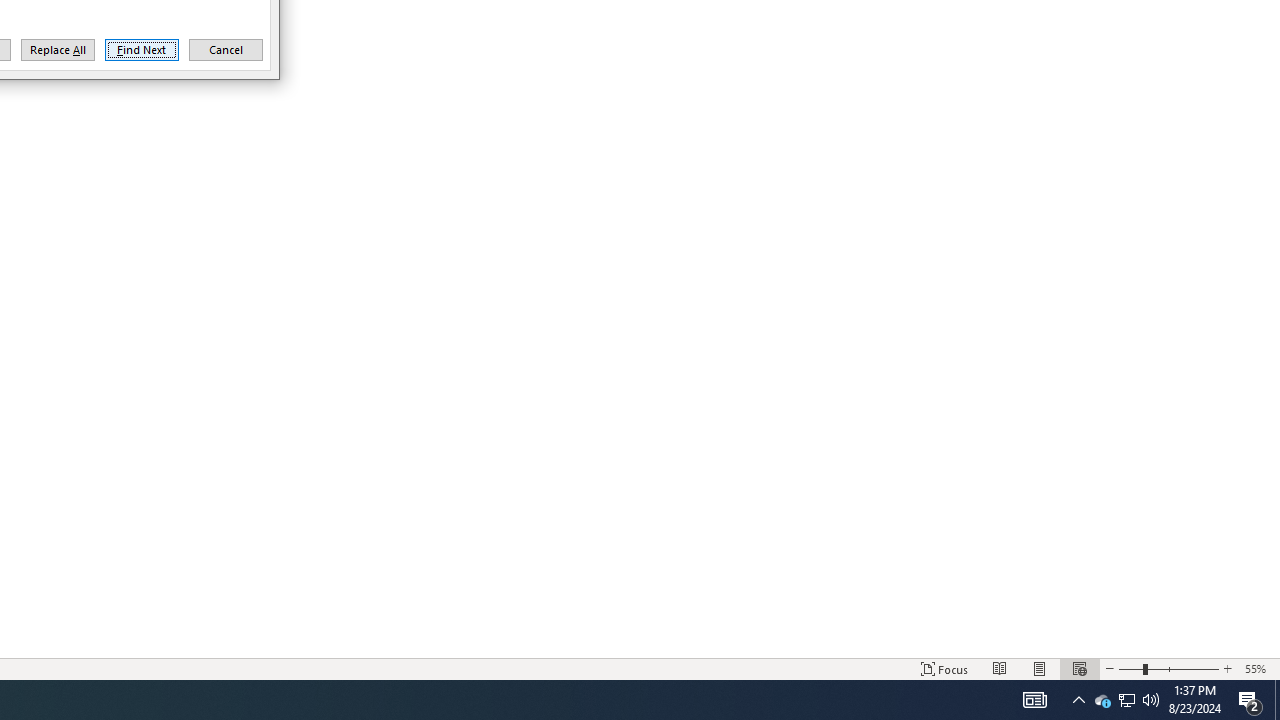 This screenshot has width=1280, height=720. Describe the element at coordinates (1127, 698) in the screenshot. I see `'Q2790: 100%'` at that location.